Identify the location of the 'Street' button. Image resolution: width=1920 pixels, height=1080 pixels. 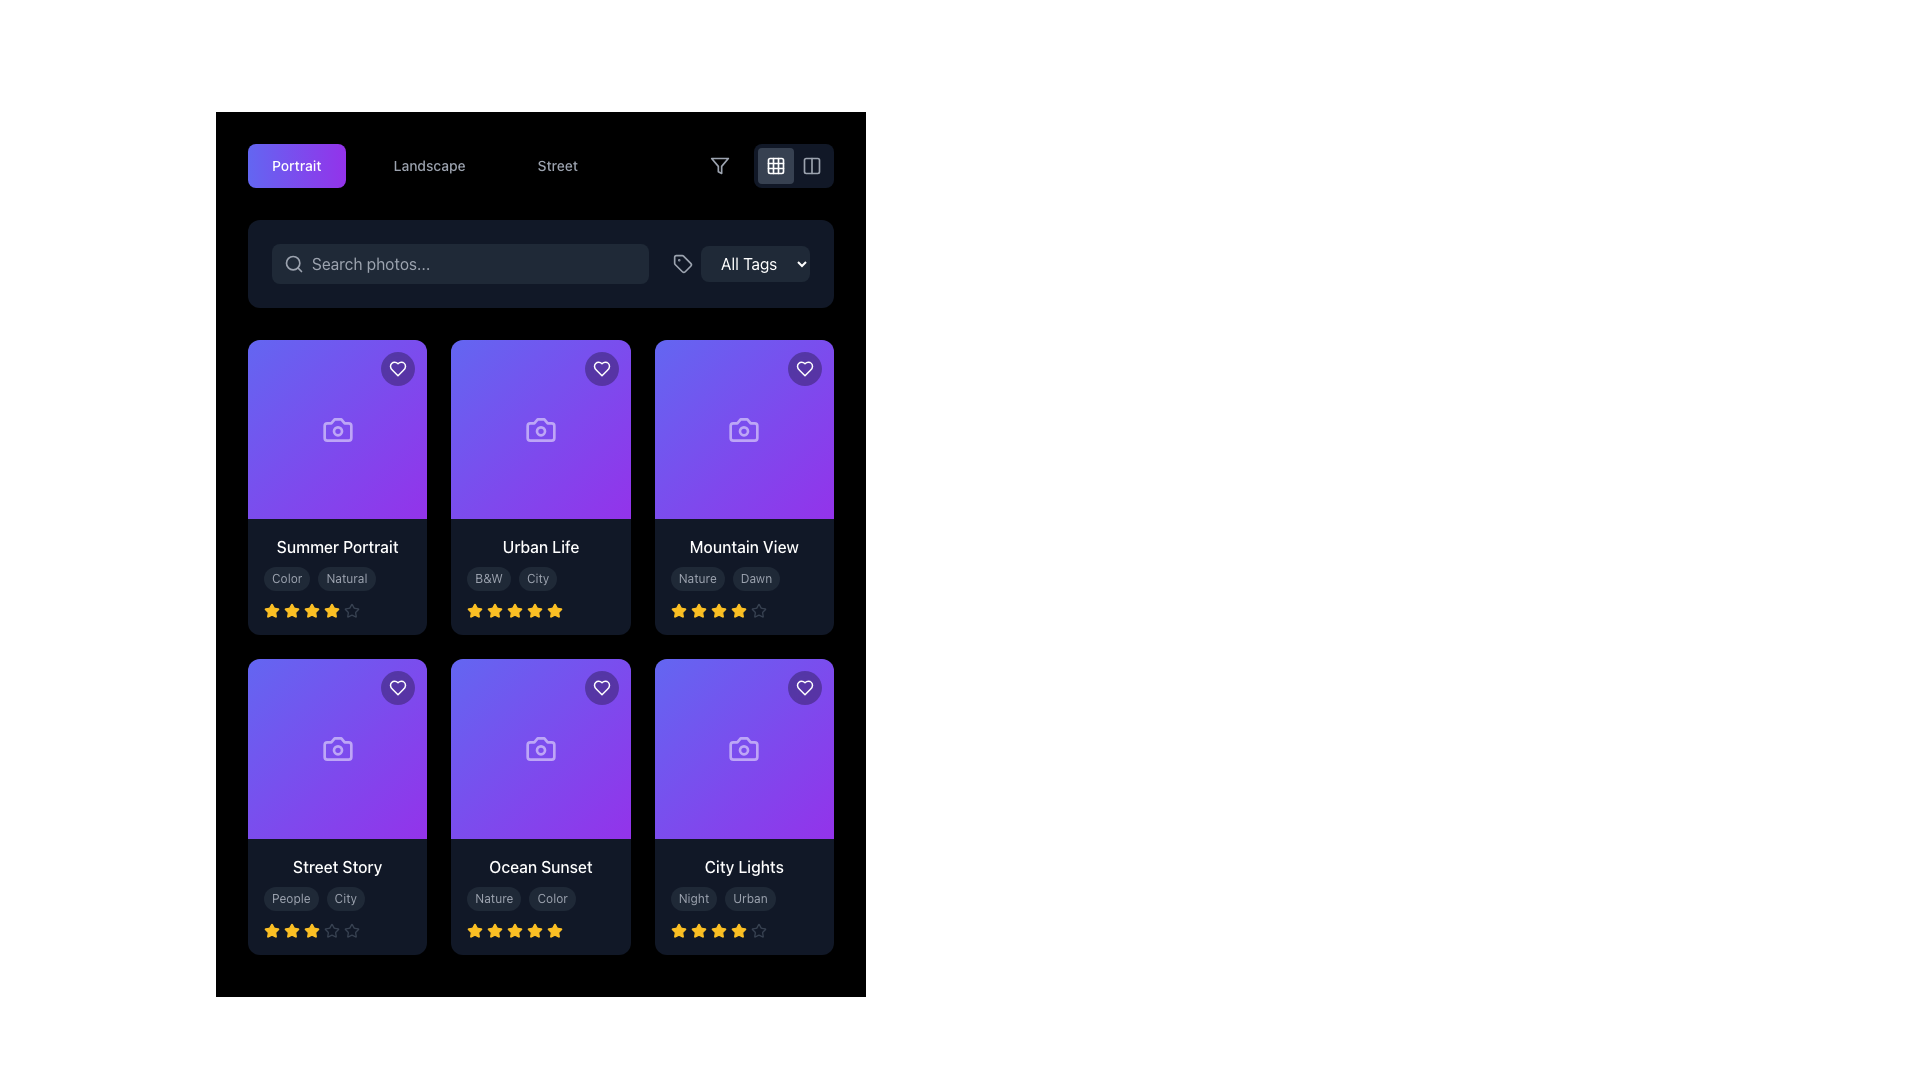
(557, 164).